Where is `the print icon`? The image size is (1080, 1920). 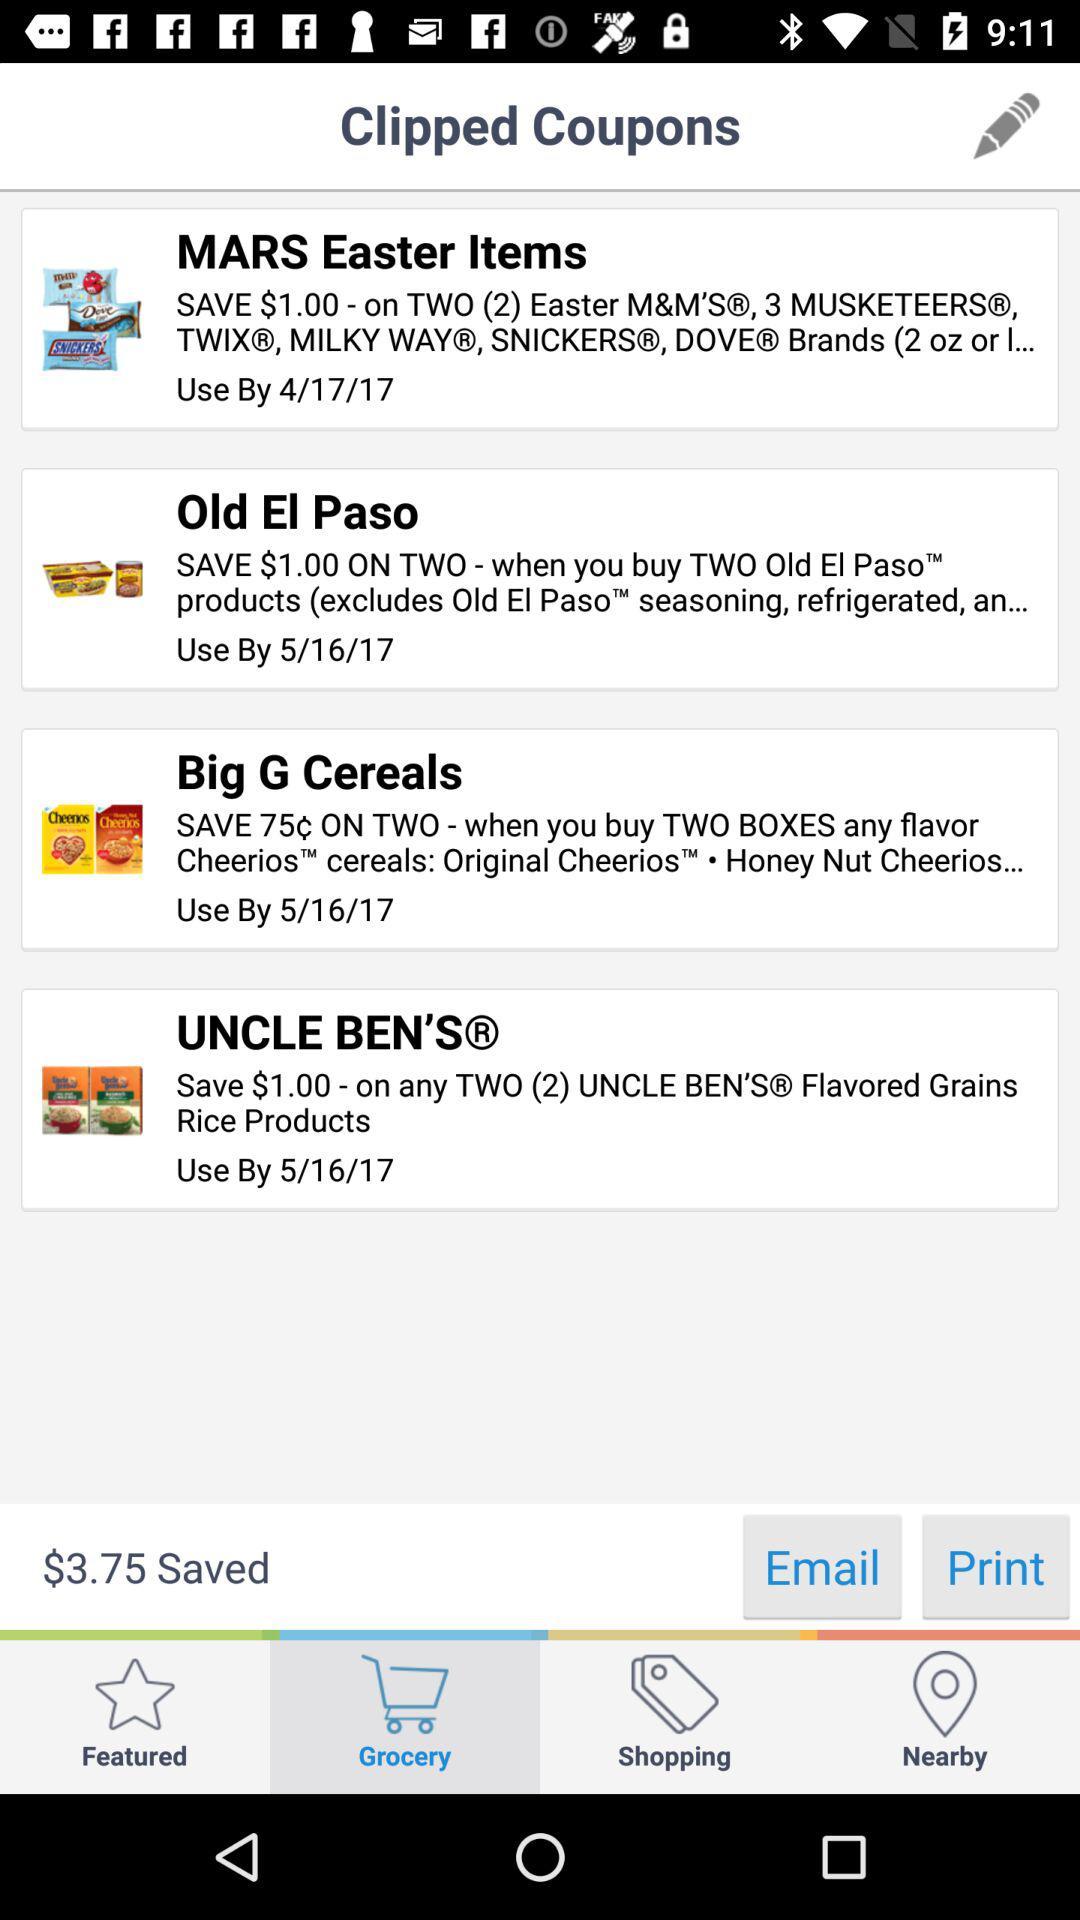
the print icon is located at coordinates (995, 1565).